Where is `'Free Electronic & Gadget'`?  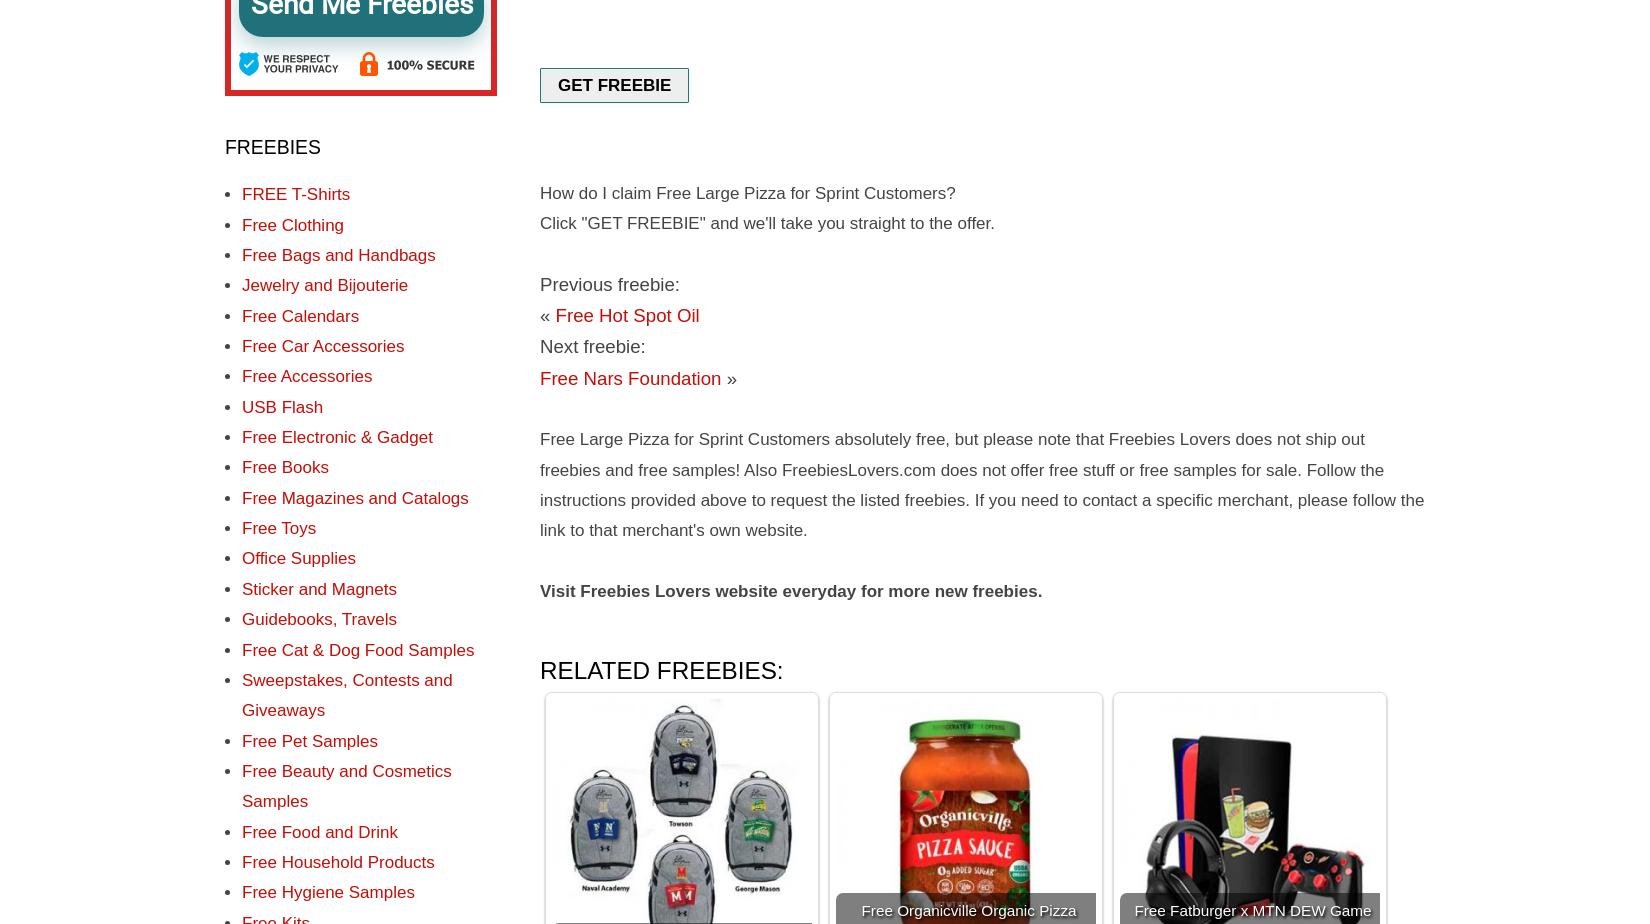 'Free Electronic & Gadget' is located at coordinates (336, 437).